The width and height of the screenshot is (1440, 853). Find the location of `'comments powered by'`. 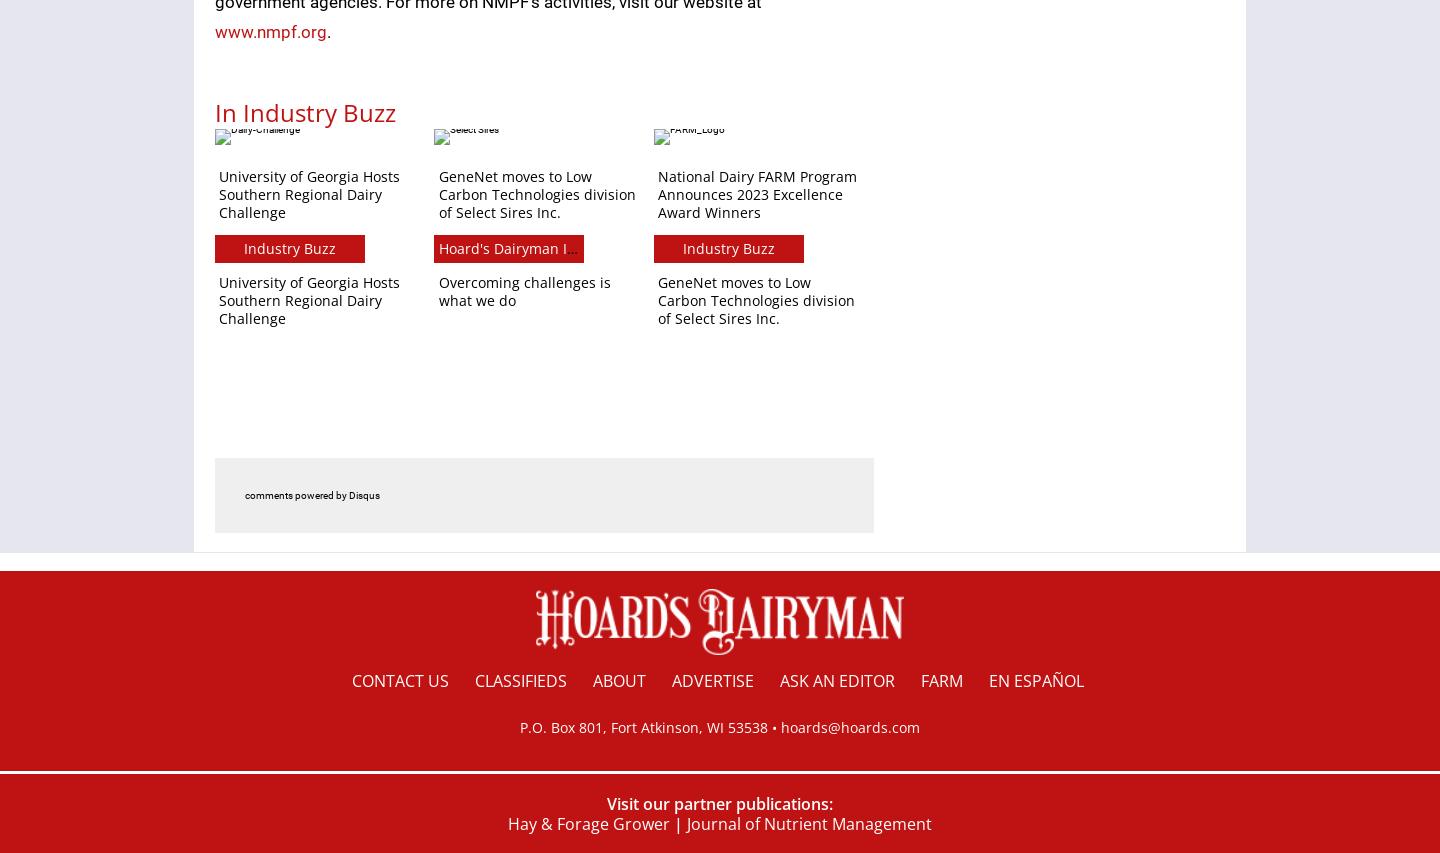

'comments powered by' is located at coordinates (242, 495).